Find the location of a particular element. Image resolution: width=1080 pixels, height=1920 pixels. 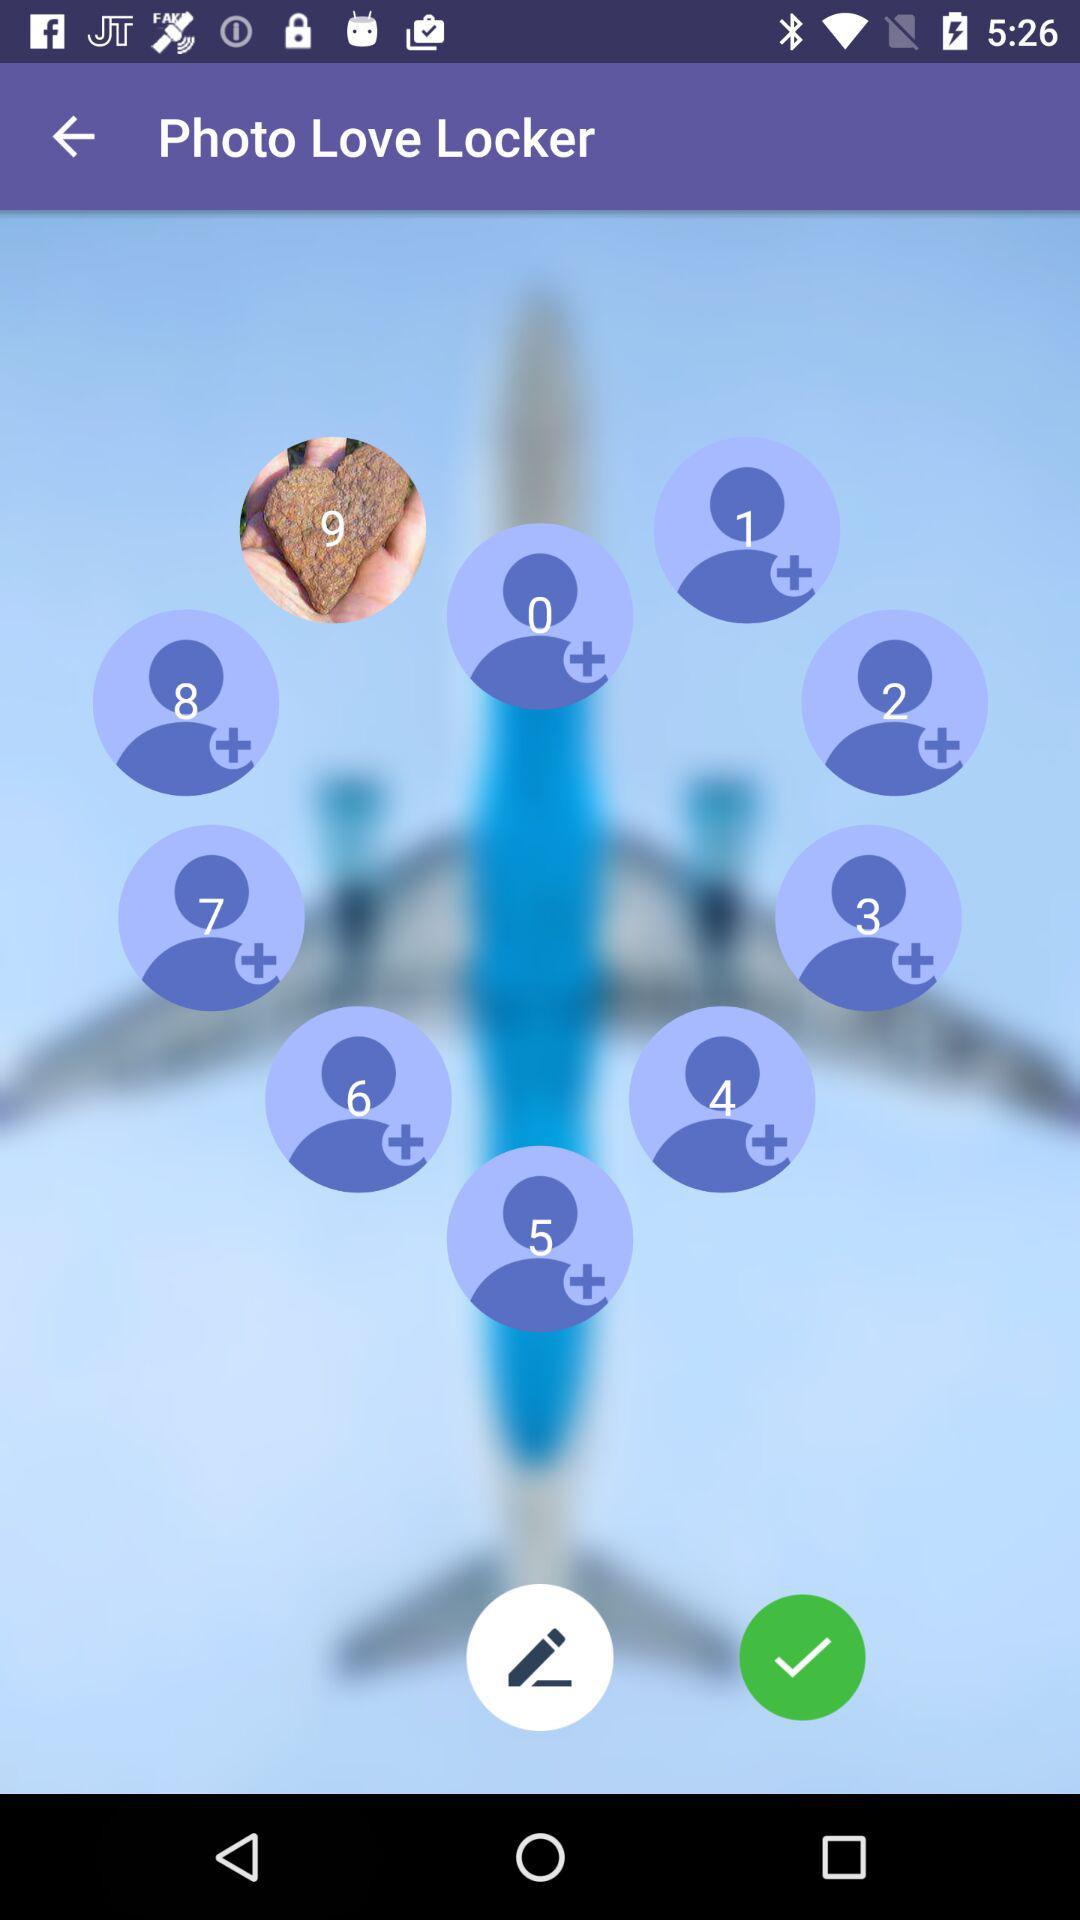

the check icon is located at coordinates (801, 1657).